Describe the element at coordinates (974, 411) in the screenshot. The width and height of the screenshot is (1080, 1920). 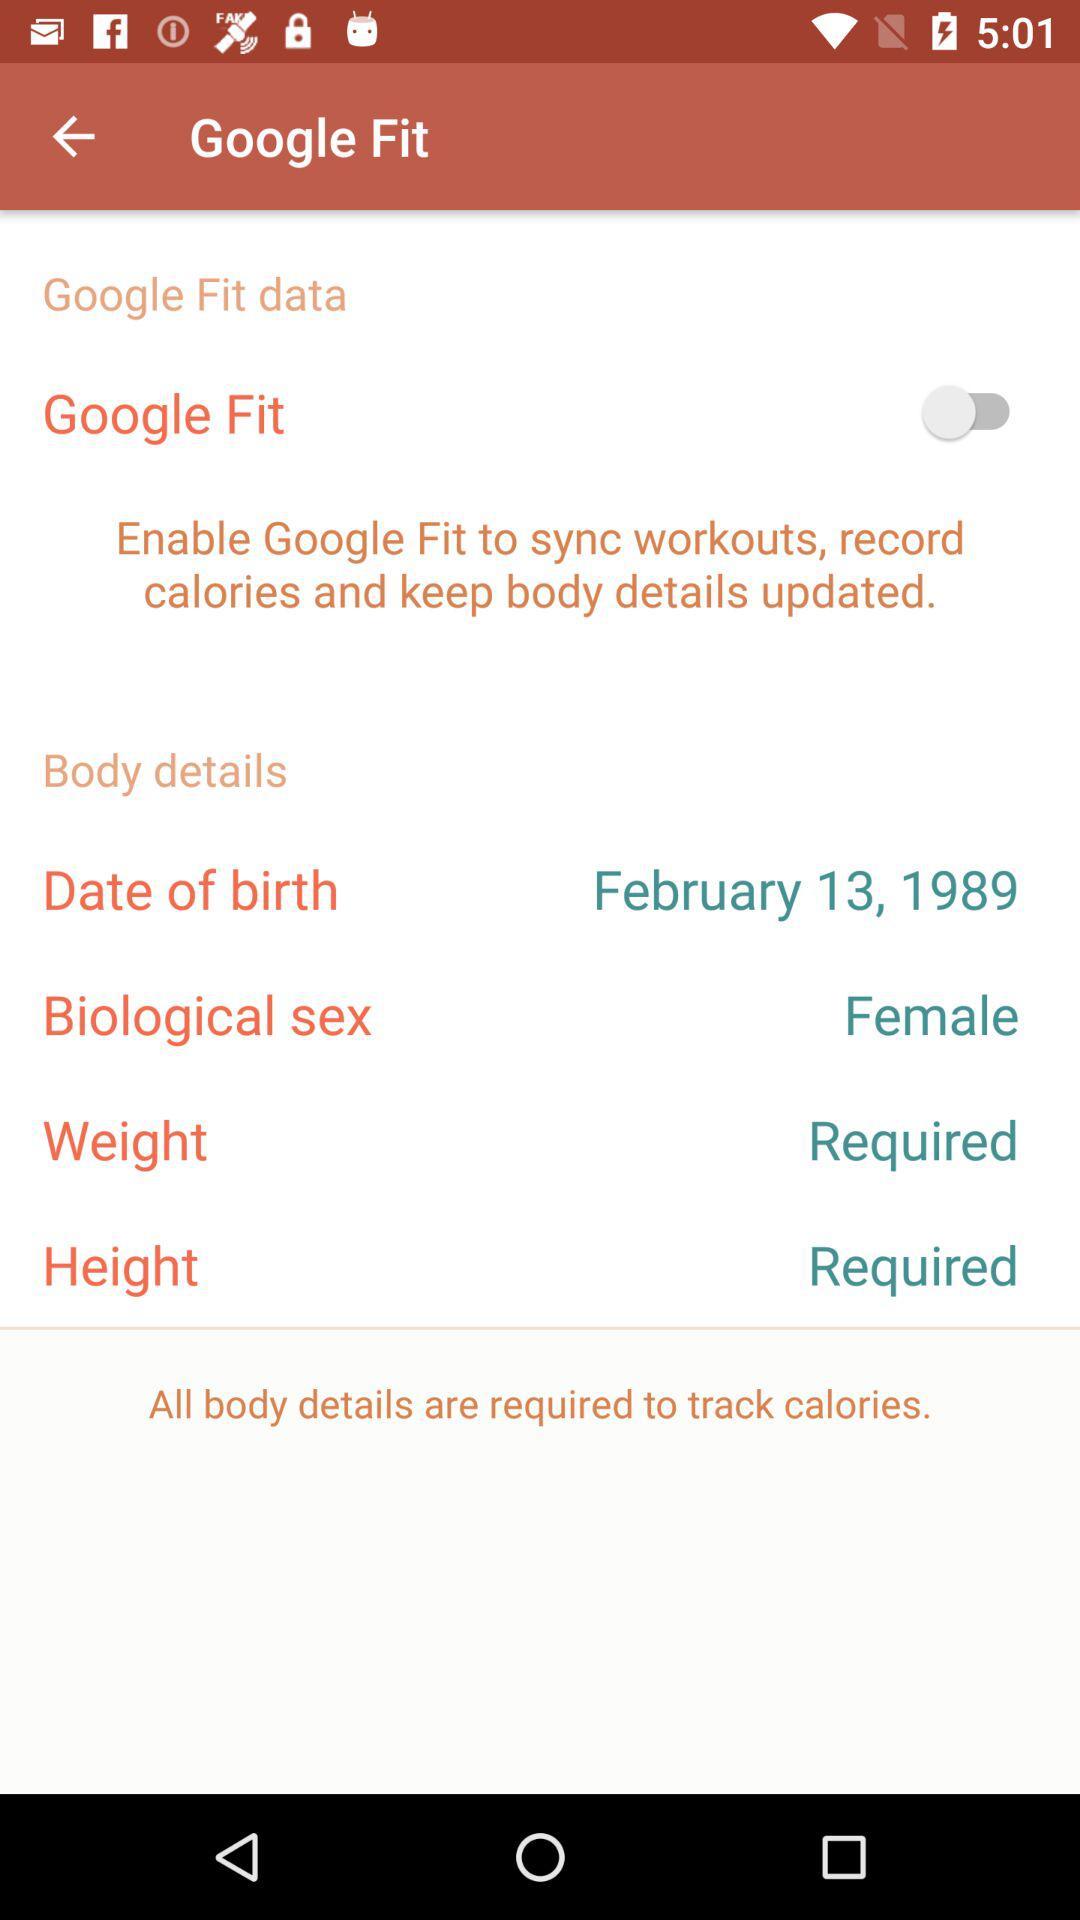
I see `the icon above enable google fit` at that location.